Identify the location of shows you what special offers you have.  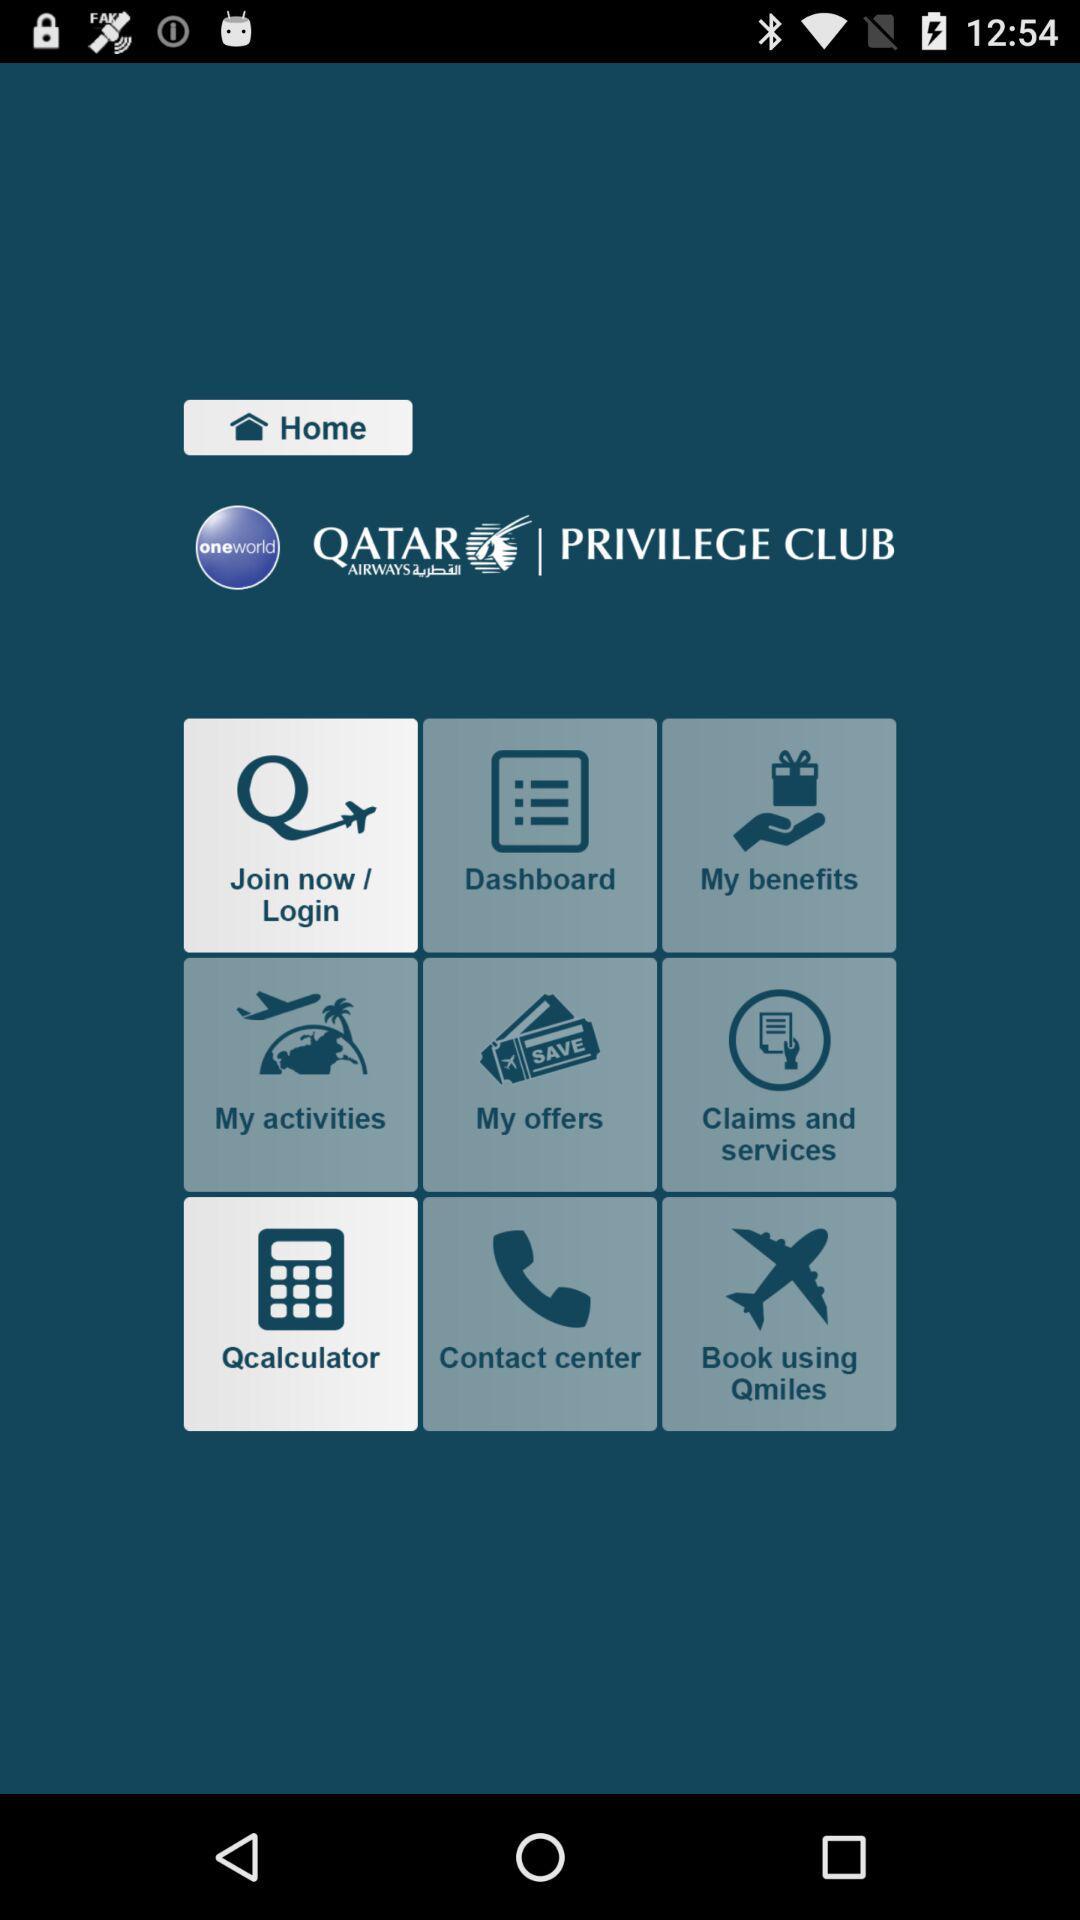
(540, 1073).